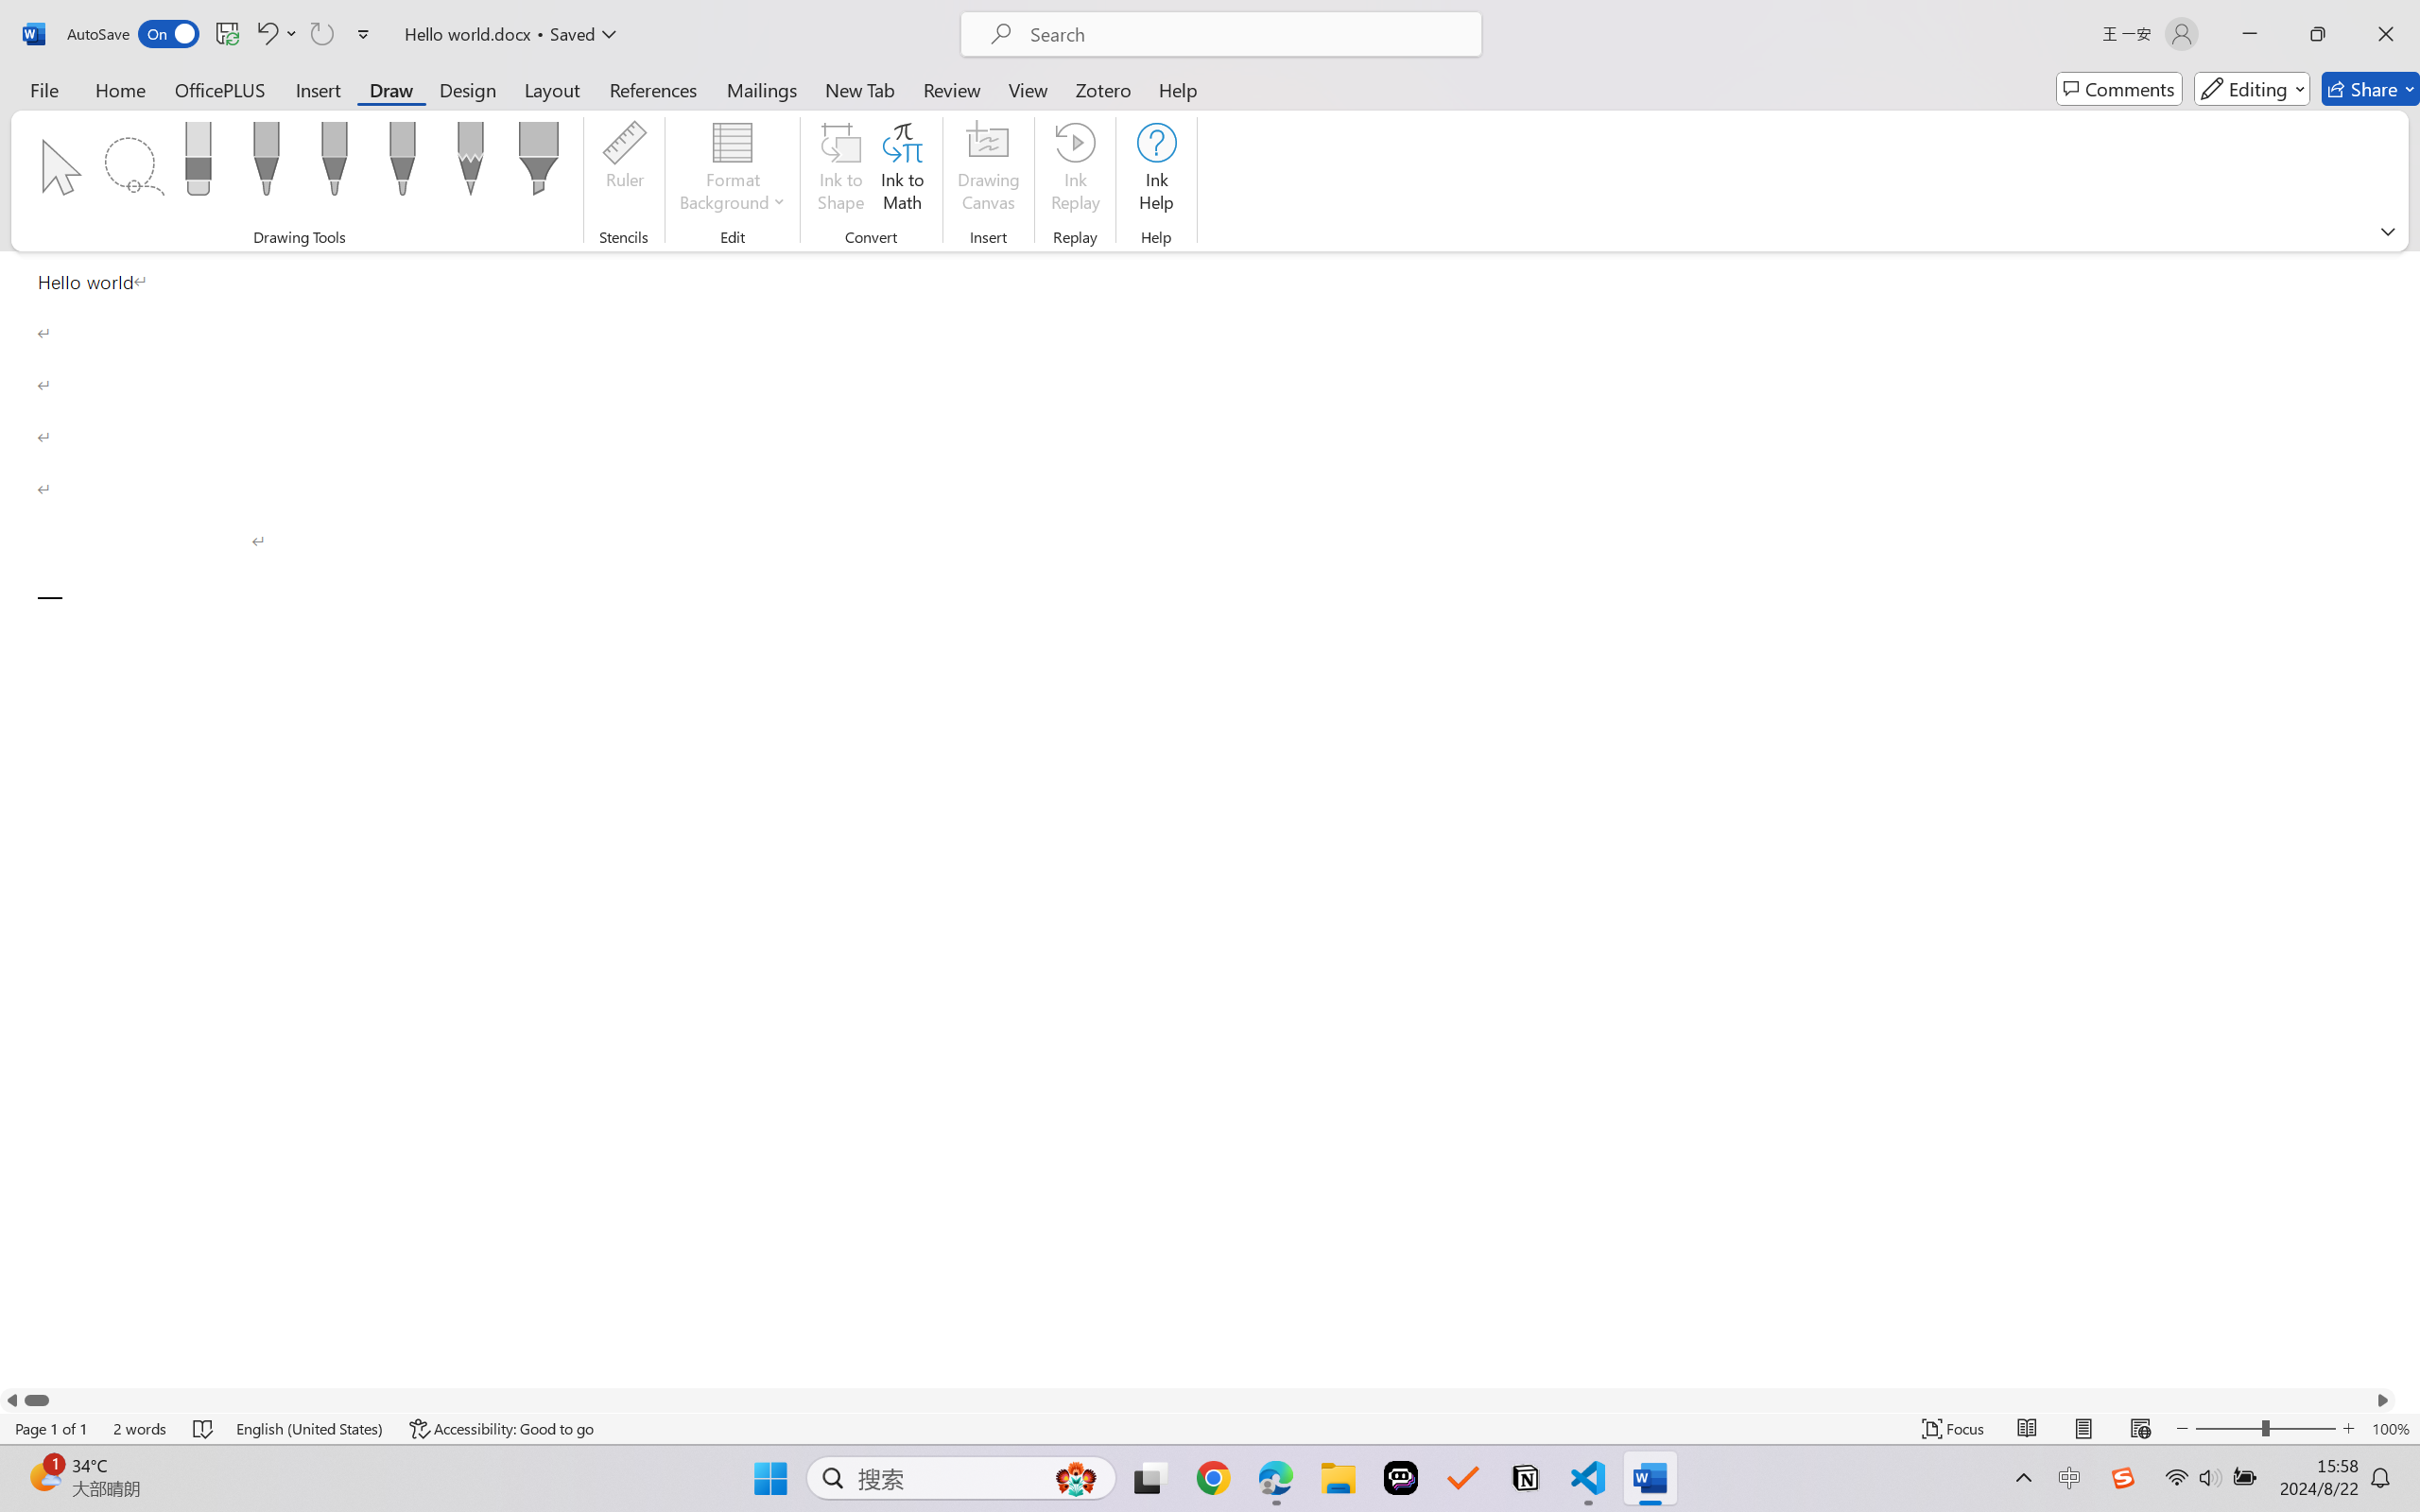 This screenshot has height=1512, width=2420. I want to click on 'Web Layout', so click(2139, 1428).